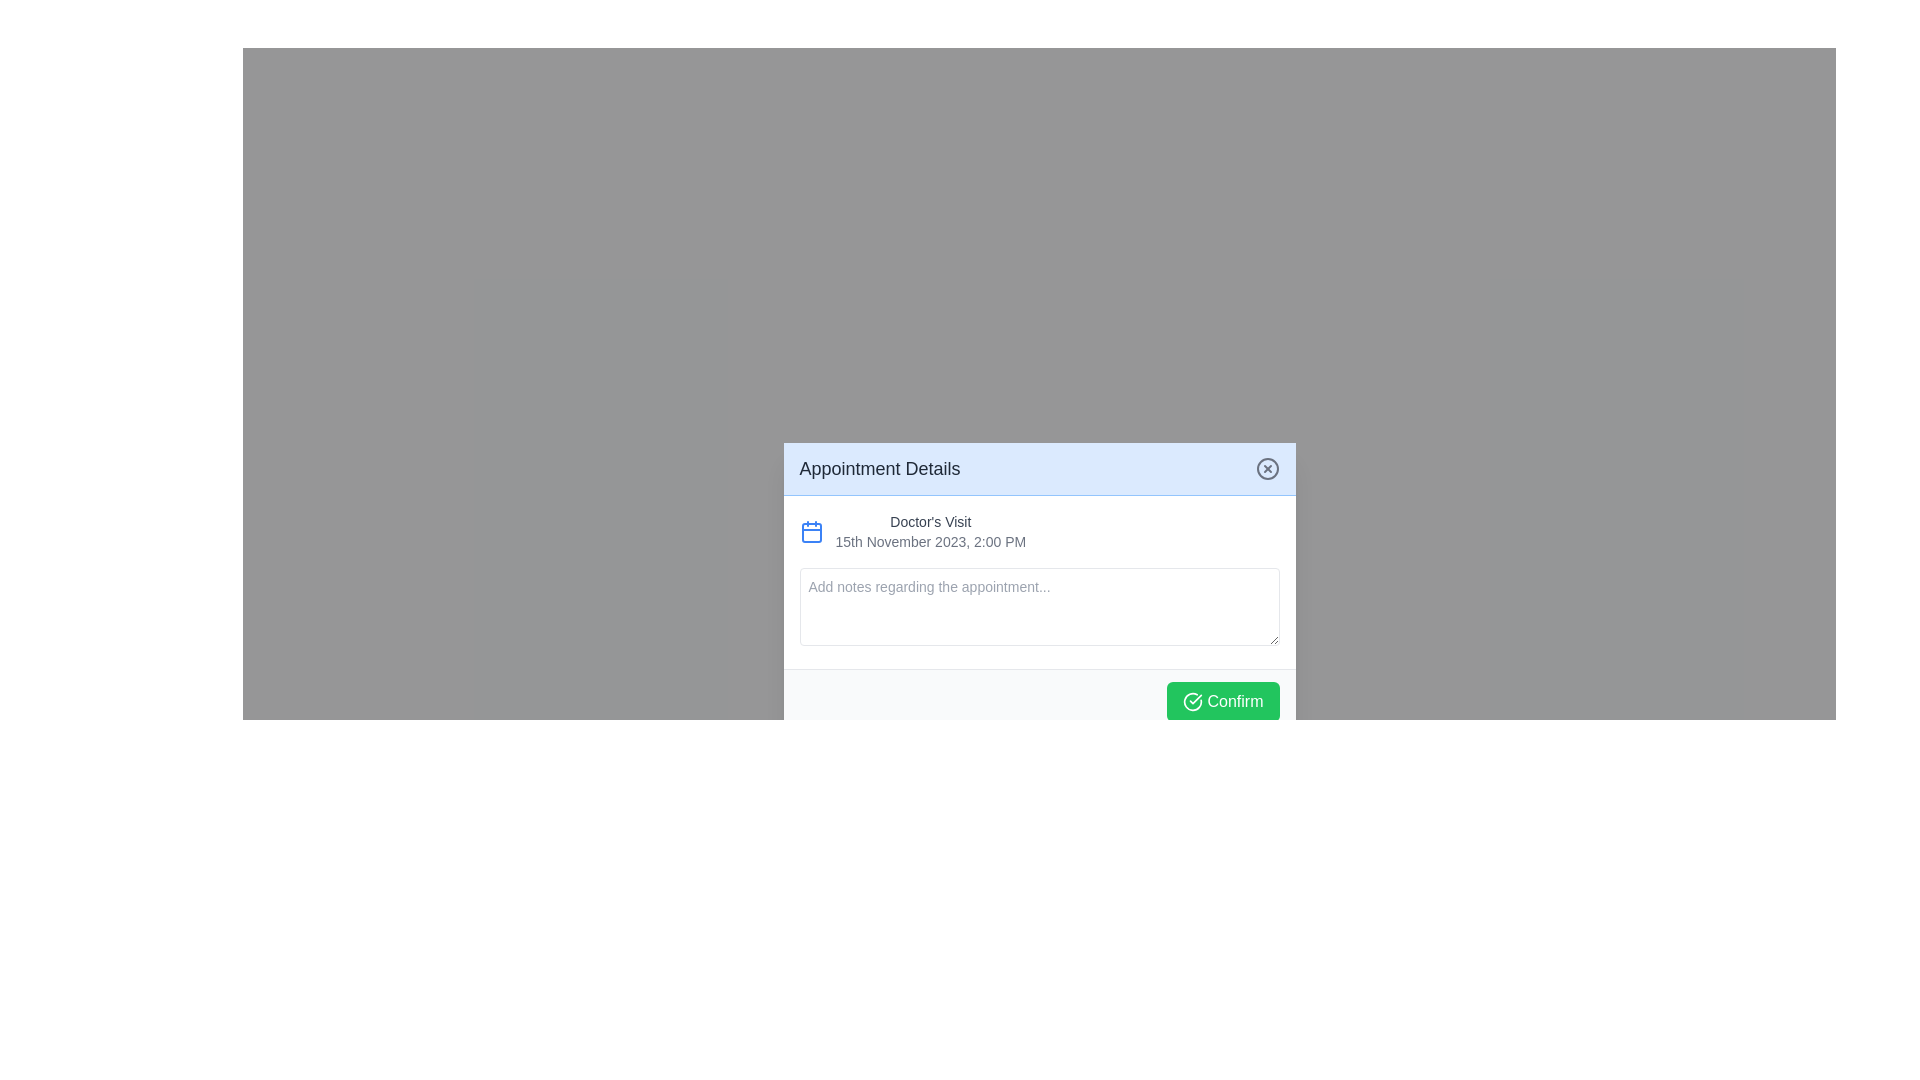 The image size is (1920, 1080). What do you see at coordinates (1039, 586) in the screenshot?
I see `the interactive elements of the appointment Modal/Dialog Box` at bounding box center [1039, 586].